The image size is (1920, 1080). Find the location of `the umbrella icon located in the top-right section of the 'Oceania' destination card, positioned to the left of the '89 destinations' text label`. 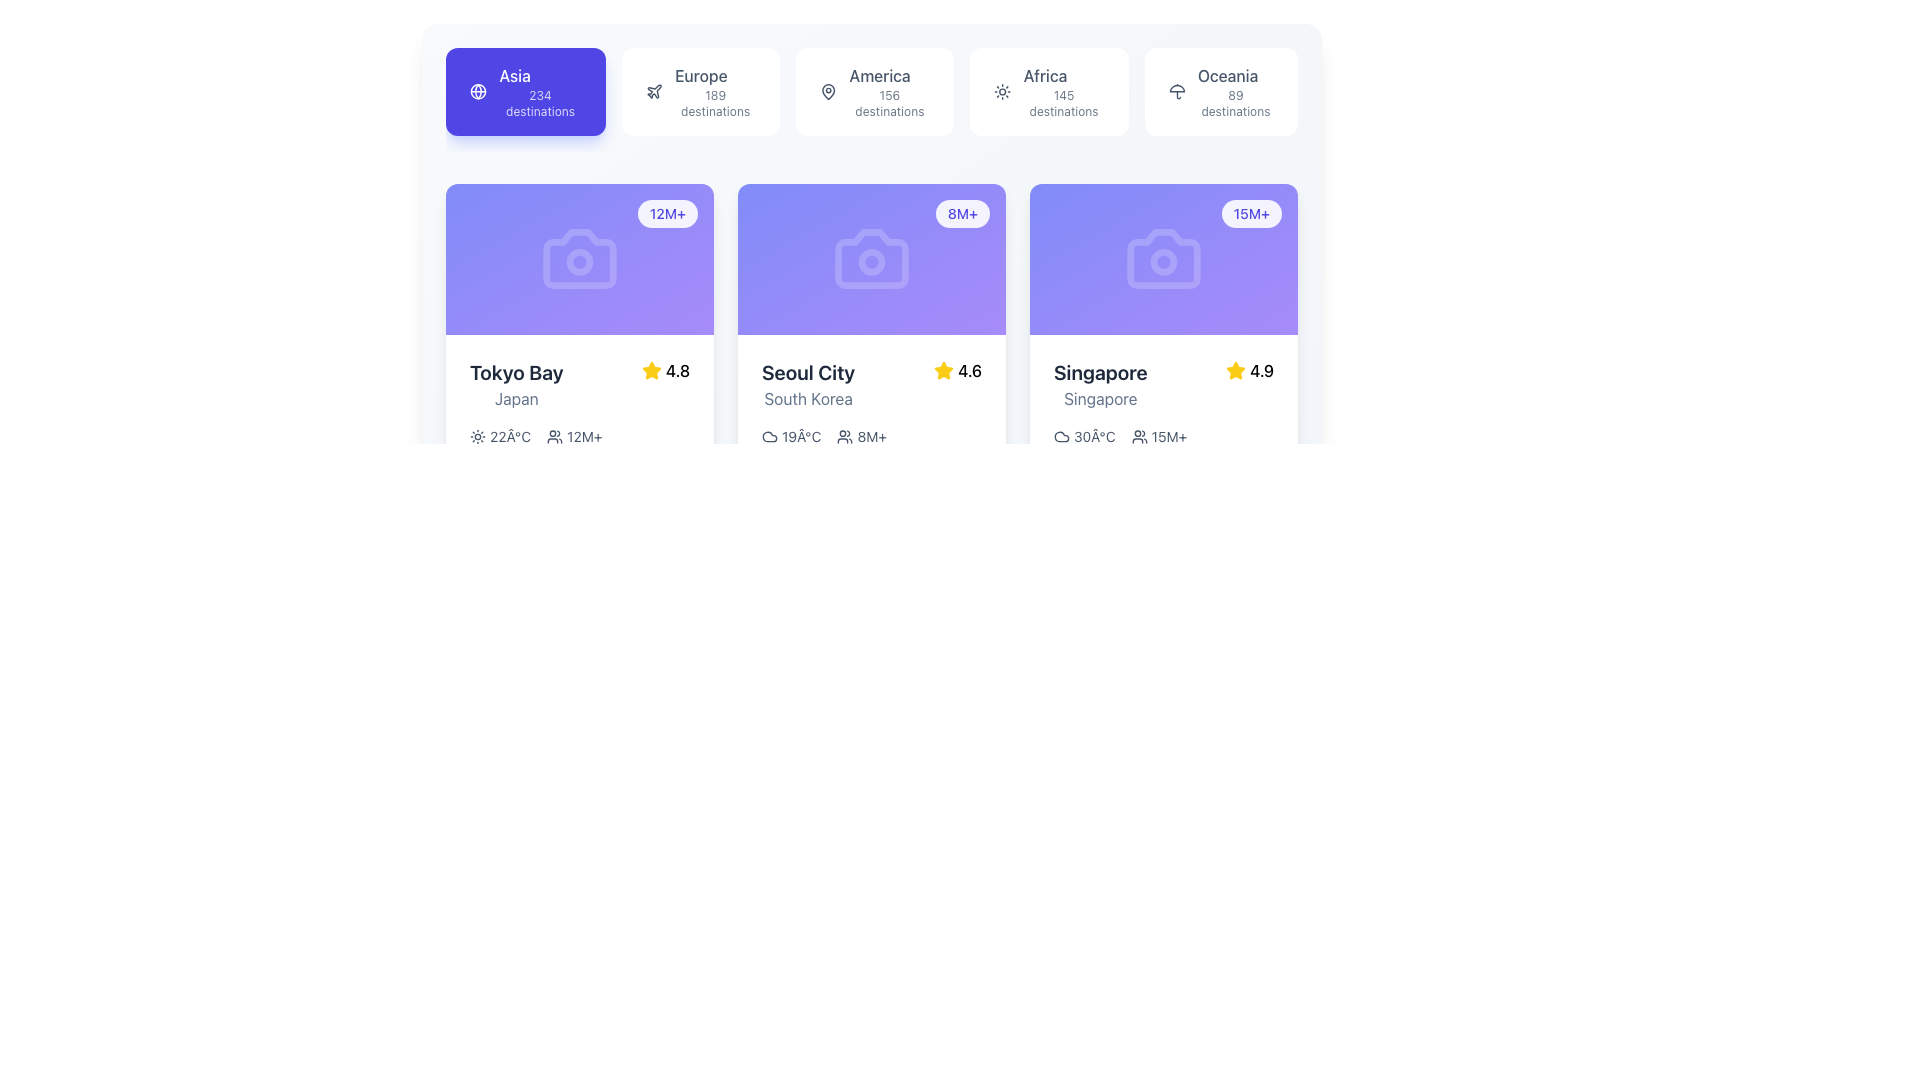

the umbrella icon located in the top-right section of the 'Oceania' destination card, positioned to the left of the '89 destinations' text label is located at coordinates (1177, 92).